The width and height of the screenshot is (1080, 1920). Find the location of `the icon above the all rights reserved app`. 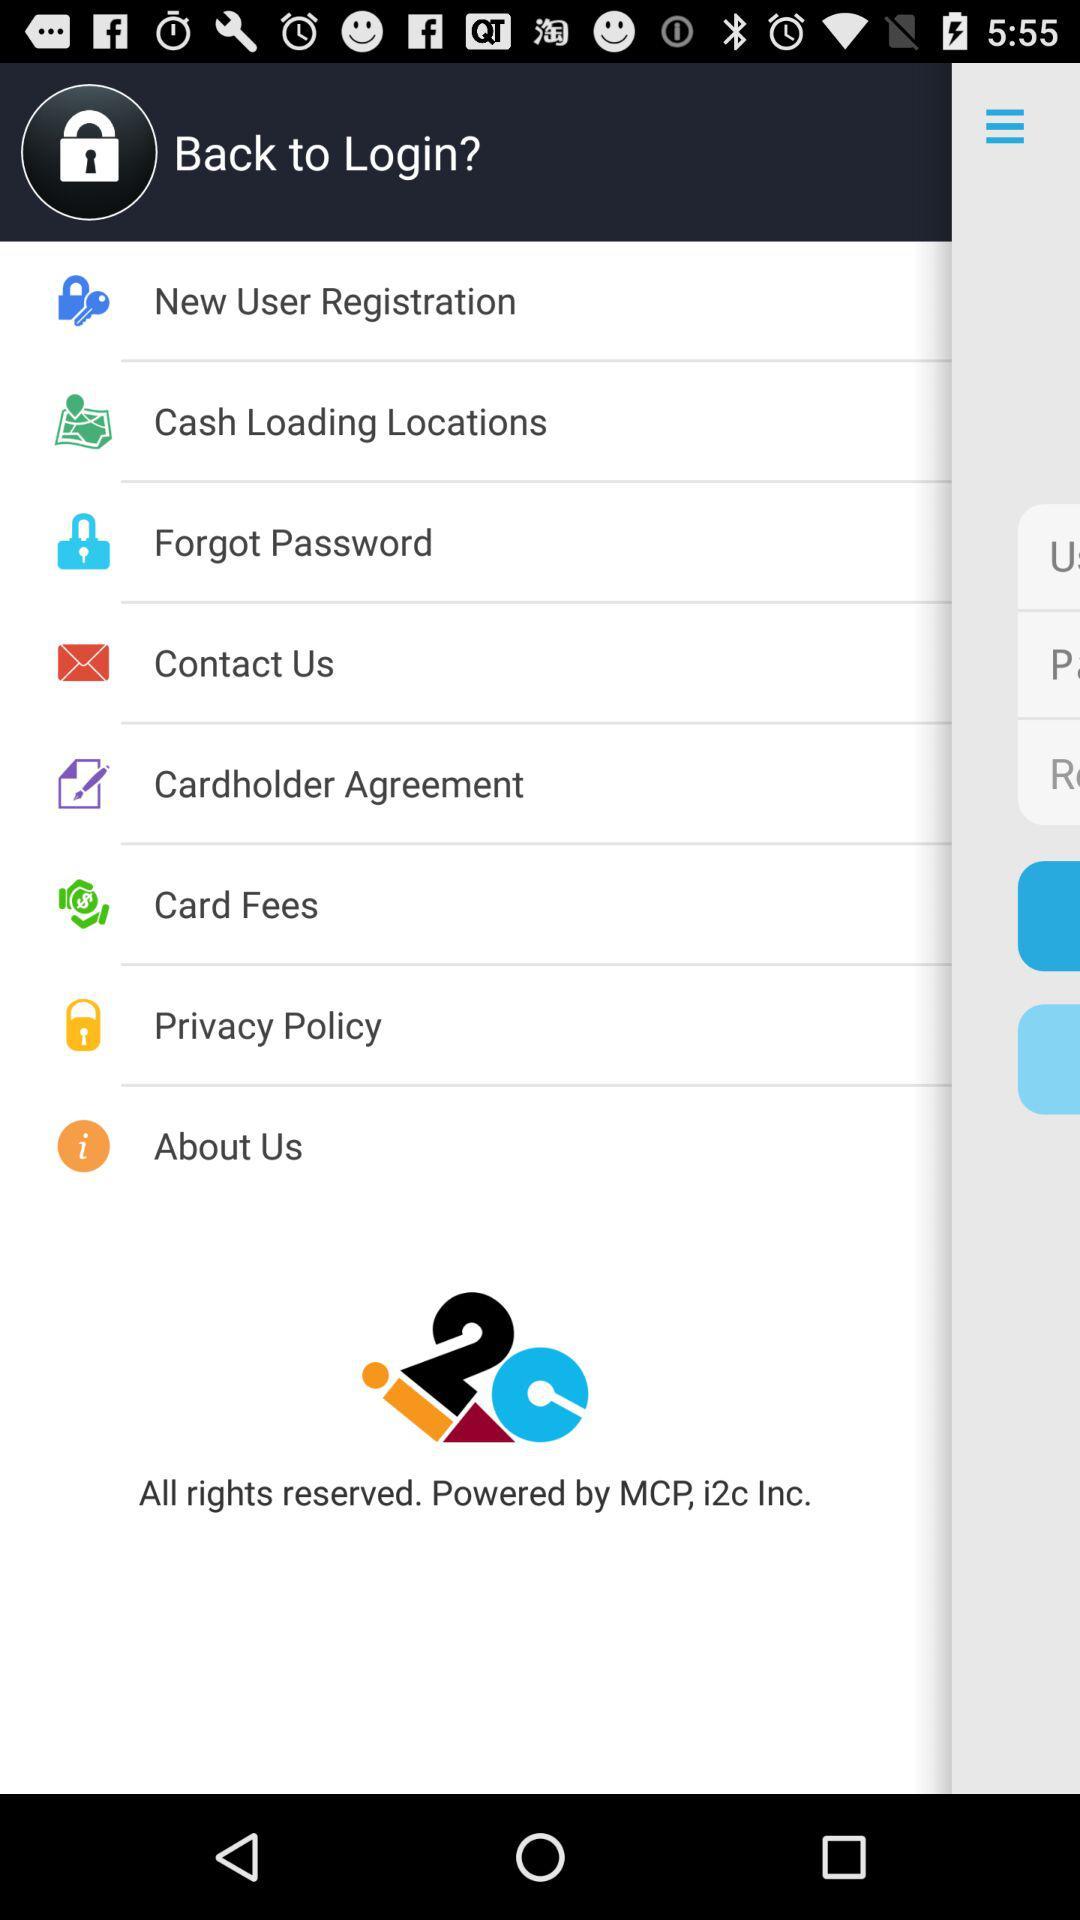

the icon above the all rights reserved app is located at coordinates (475, 1366).